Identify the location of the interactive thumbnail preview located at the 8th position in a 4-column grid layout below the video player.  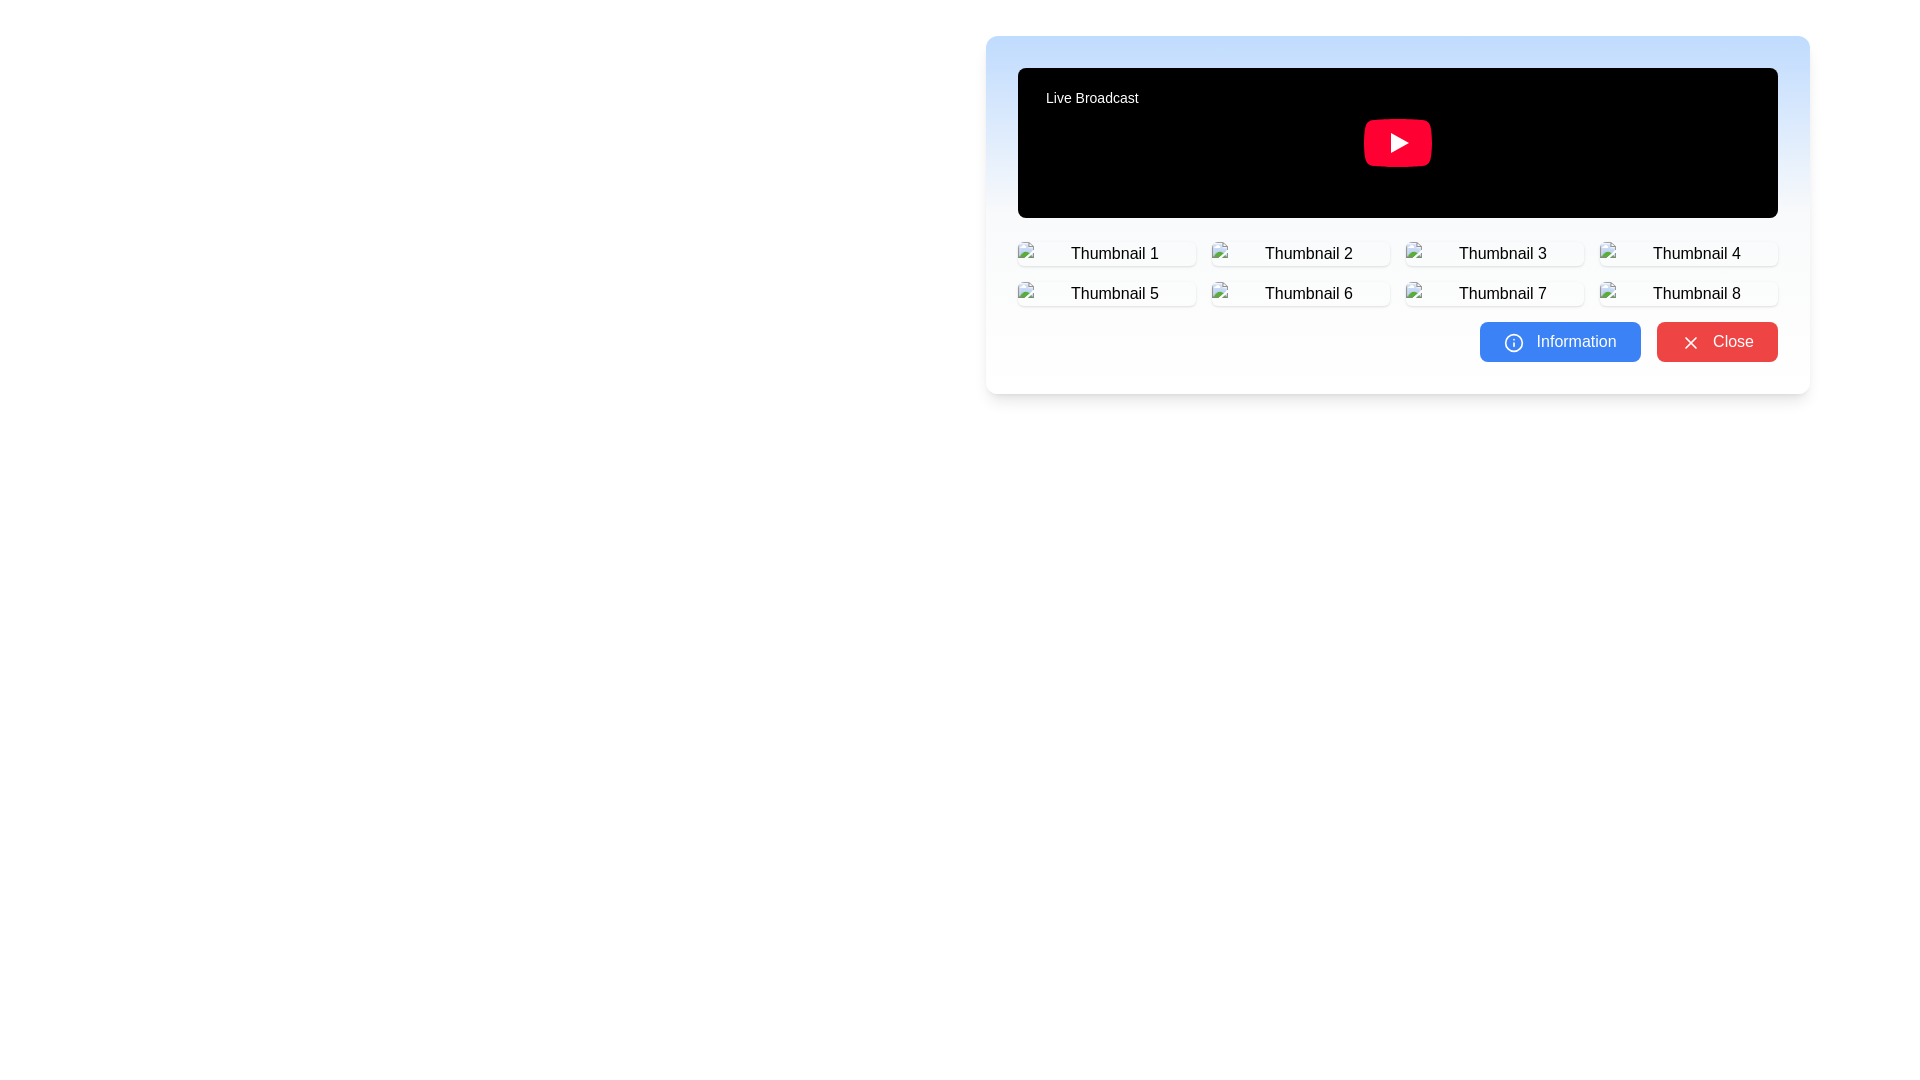
(1688, 293).